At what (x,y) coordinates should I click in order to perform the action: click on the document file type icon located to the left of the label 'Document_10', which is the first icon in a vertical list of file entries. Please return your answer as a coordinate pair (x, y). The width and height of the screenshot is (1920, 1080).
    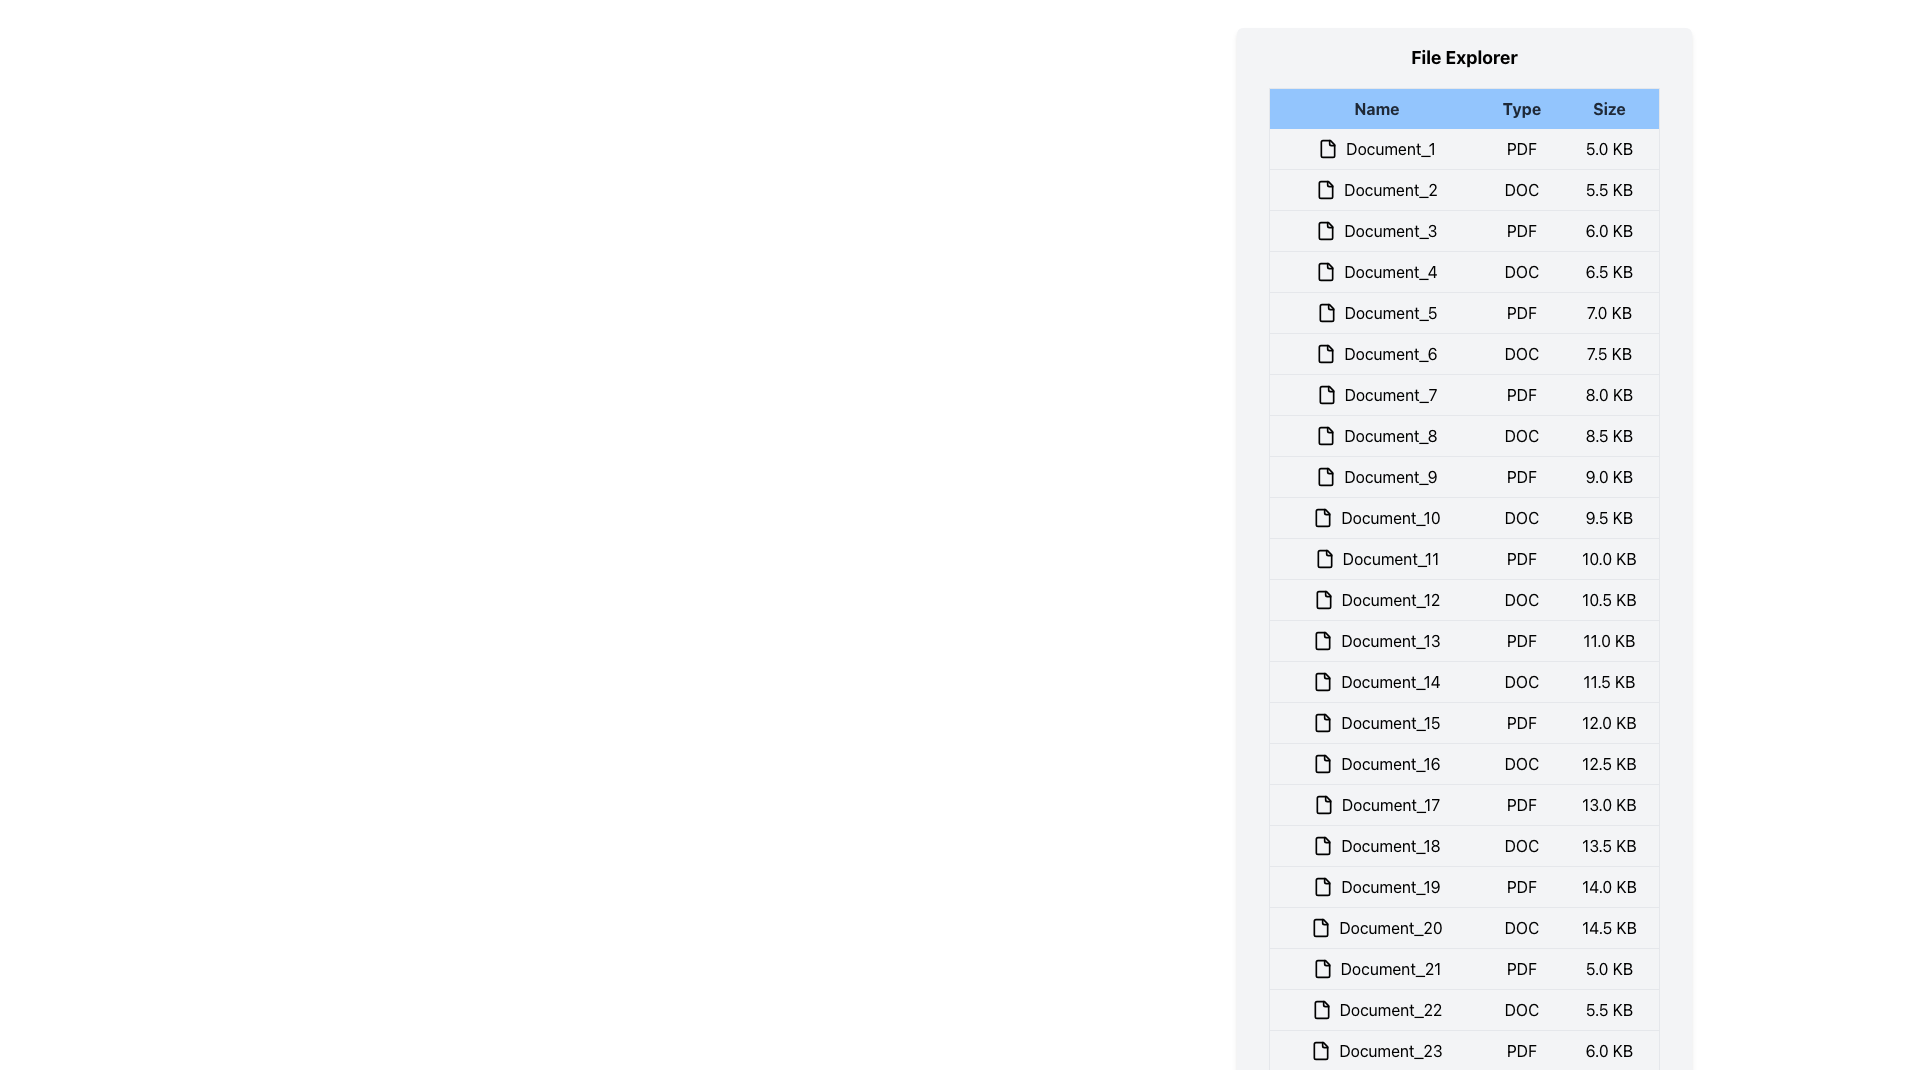
    Looking at the image, I should click on (1323, 516).